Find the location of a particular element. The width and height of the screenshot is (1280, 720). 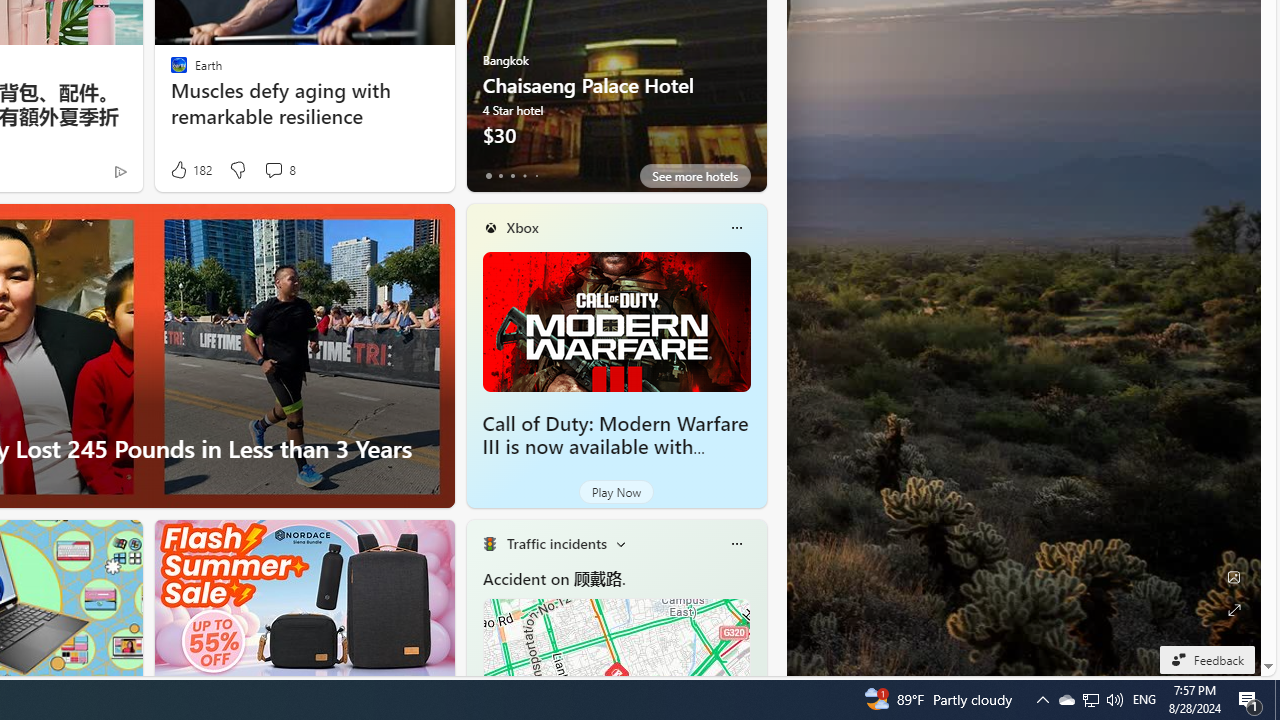

'tab-1' is located at coordinates (500, 175).